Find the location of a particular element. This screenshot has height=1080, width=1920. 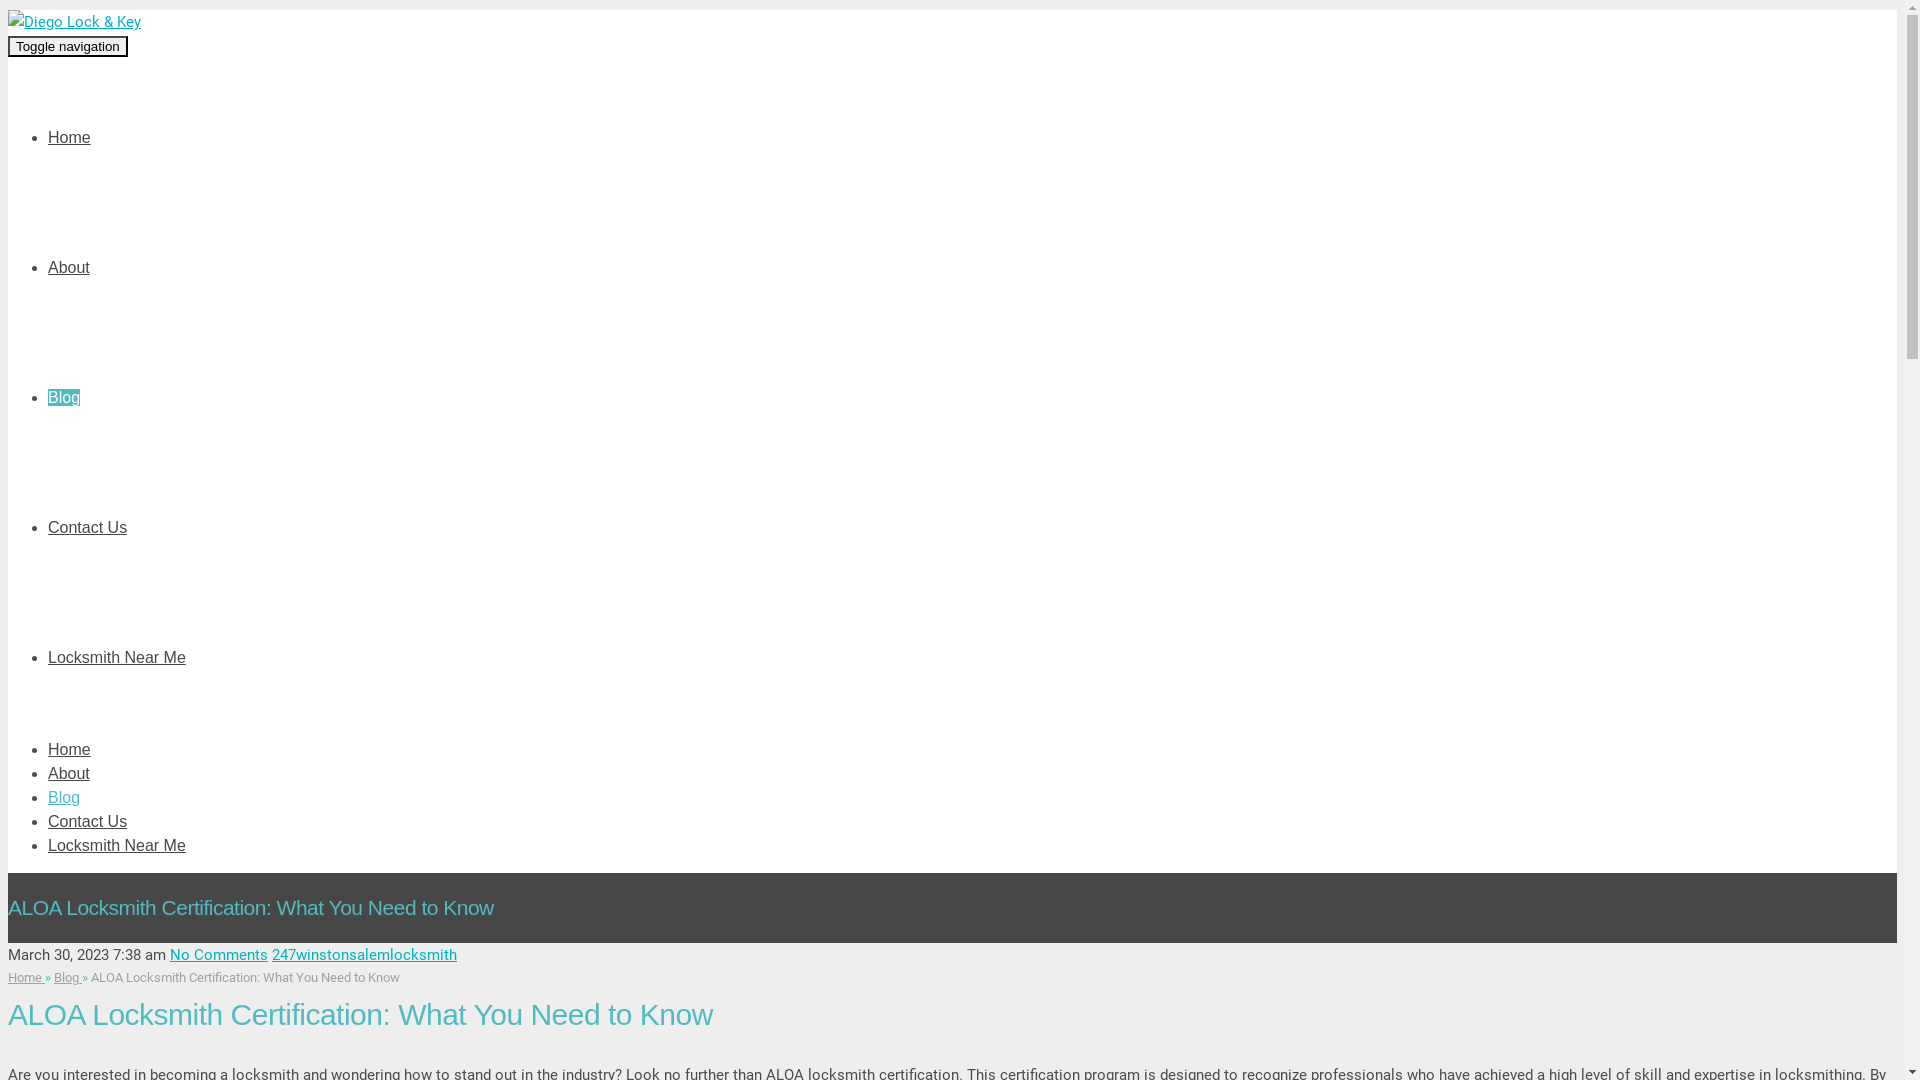

'No Comments' is located at coordinates (219, 954).